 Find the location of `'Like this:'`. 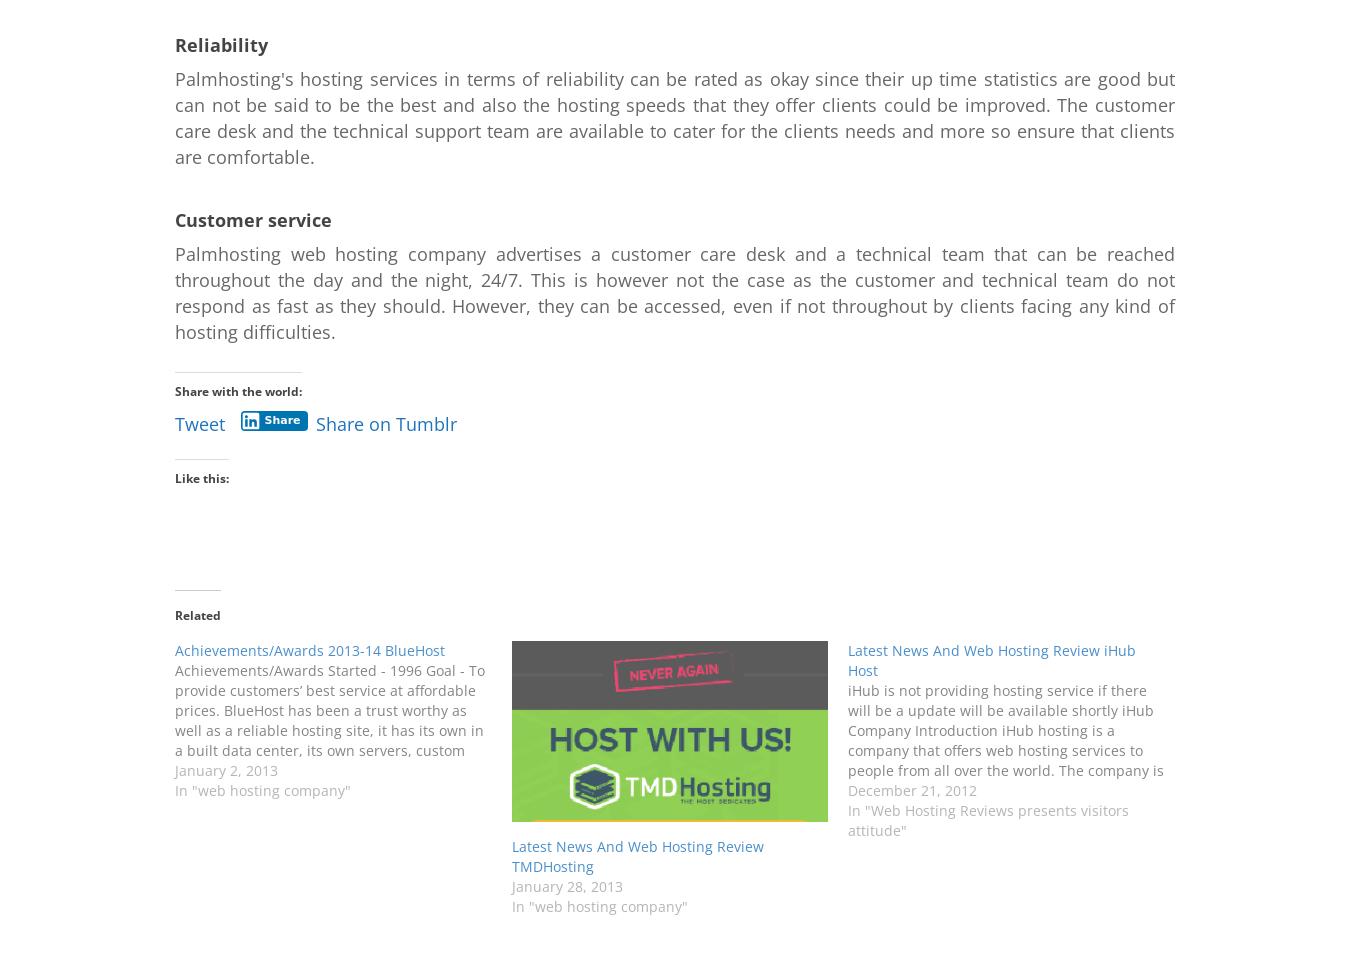

'Like this:' is located at coordinates (201, 478).